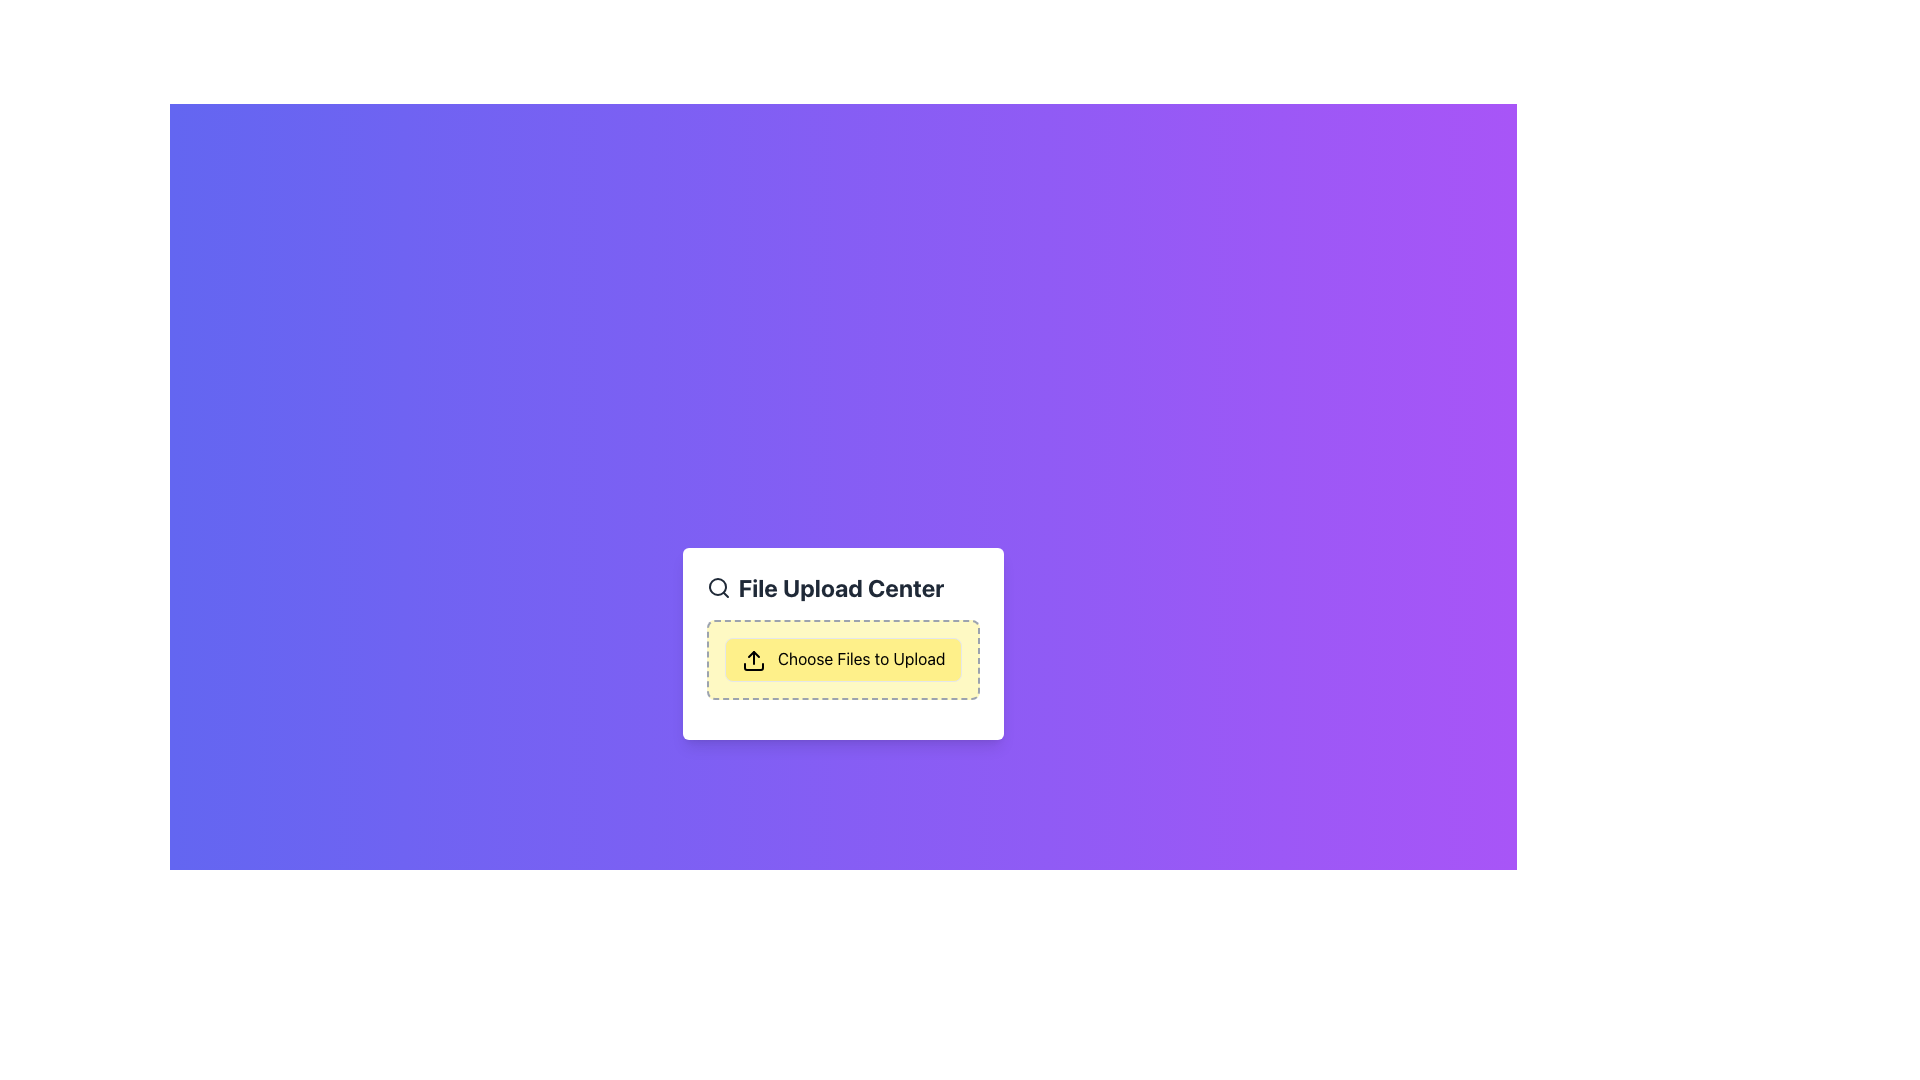  Describe the element at coordinates (752, 660) in the screenshot. I see `the upload arrow icon, which is part of the 'Choose Files to Upload' button` at that location.